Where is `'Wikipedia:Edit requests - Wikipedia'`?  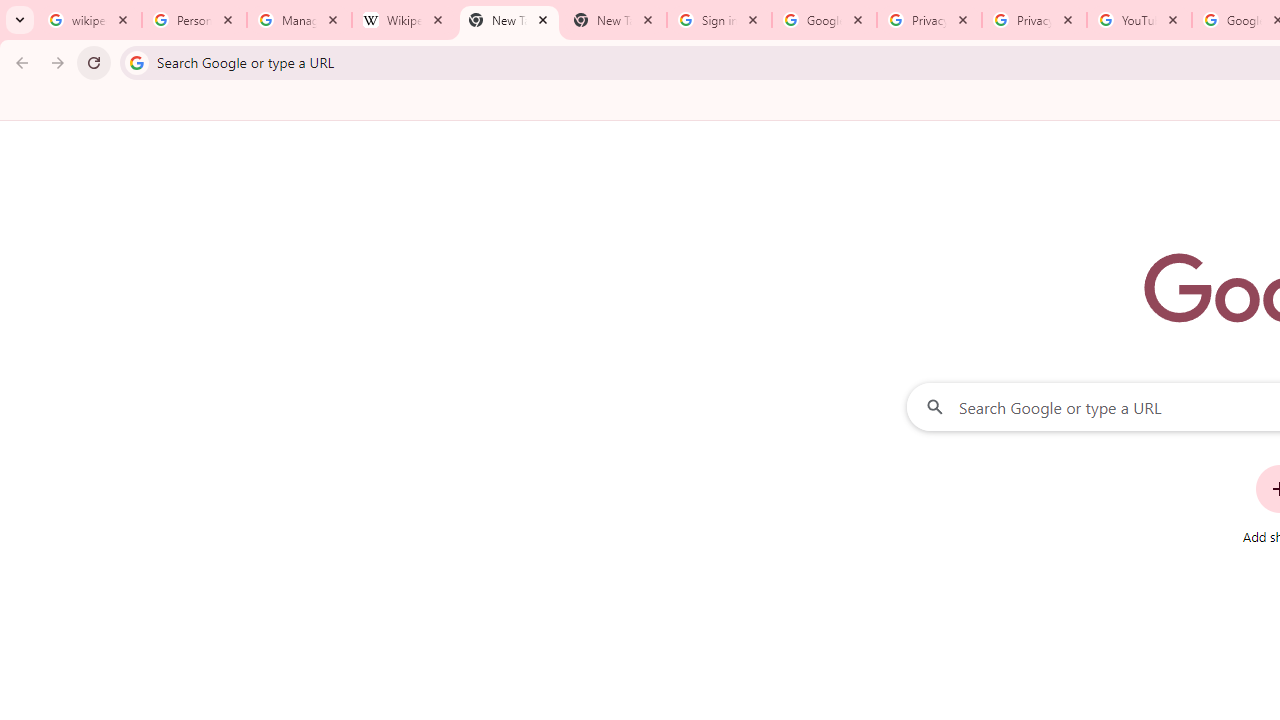 'Wikipedia:Edit requests - Wikipedia' is located at coordinates (403, 20).